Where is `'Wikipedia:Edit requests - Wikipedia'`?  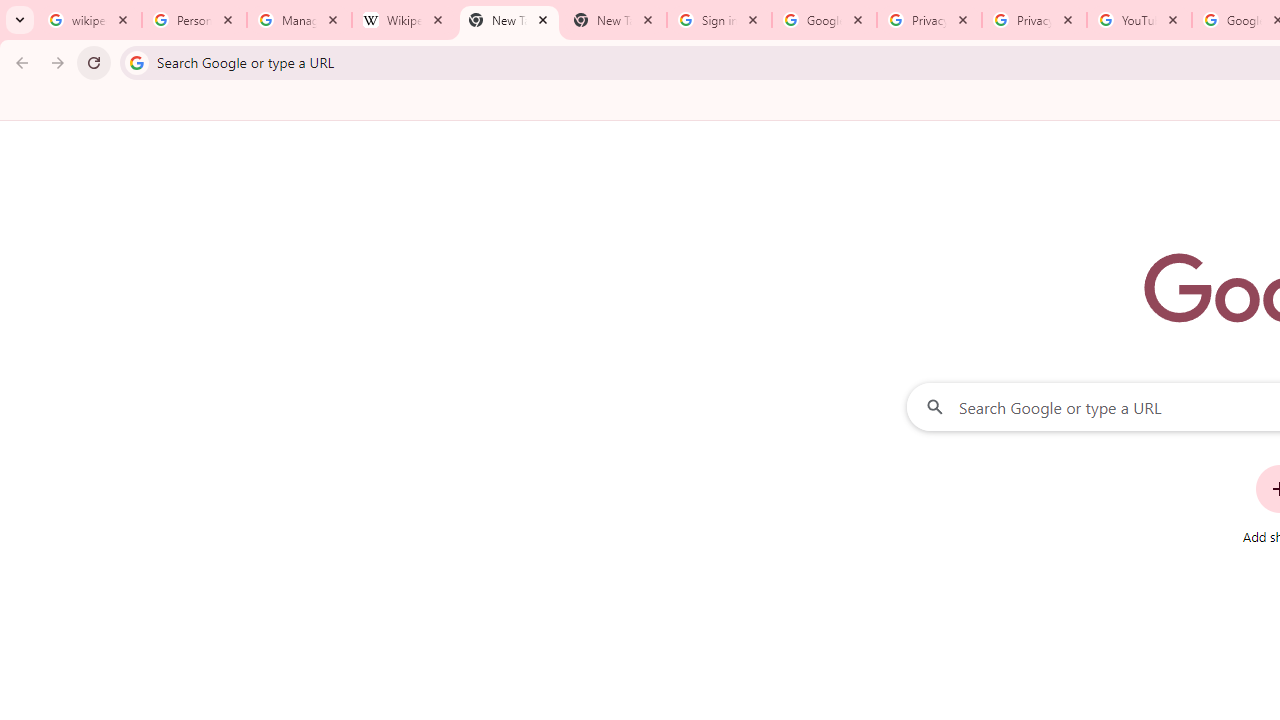 'Wikipedia:Edit requests - Wikipedia' is located at coordinates (403, 20).